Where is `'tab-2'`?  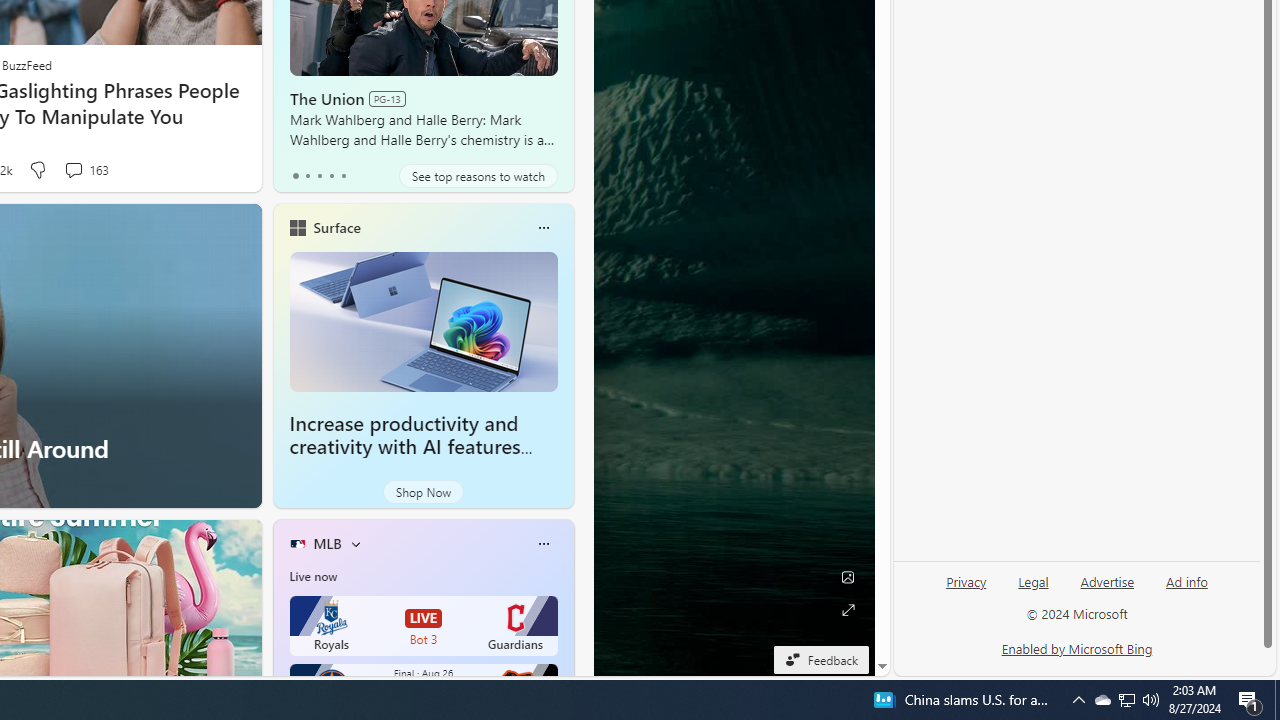
'tab-2' is located at coordinates (320, 175).